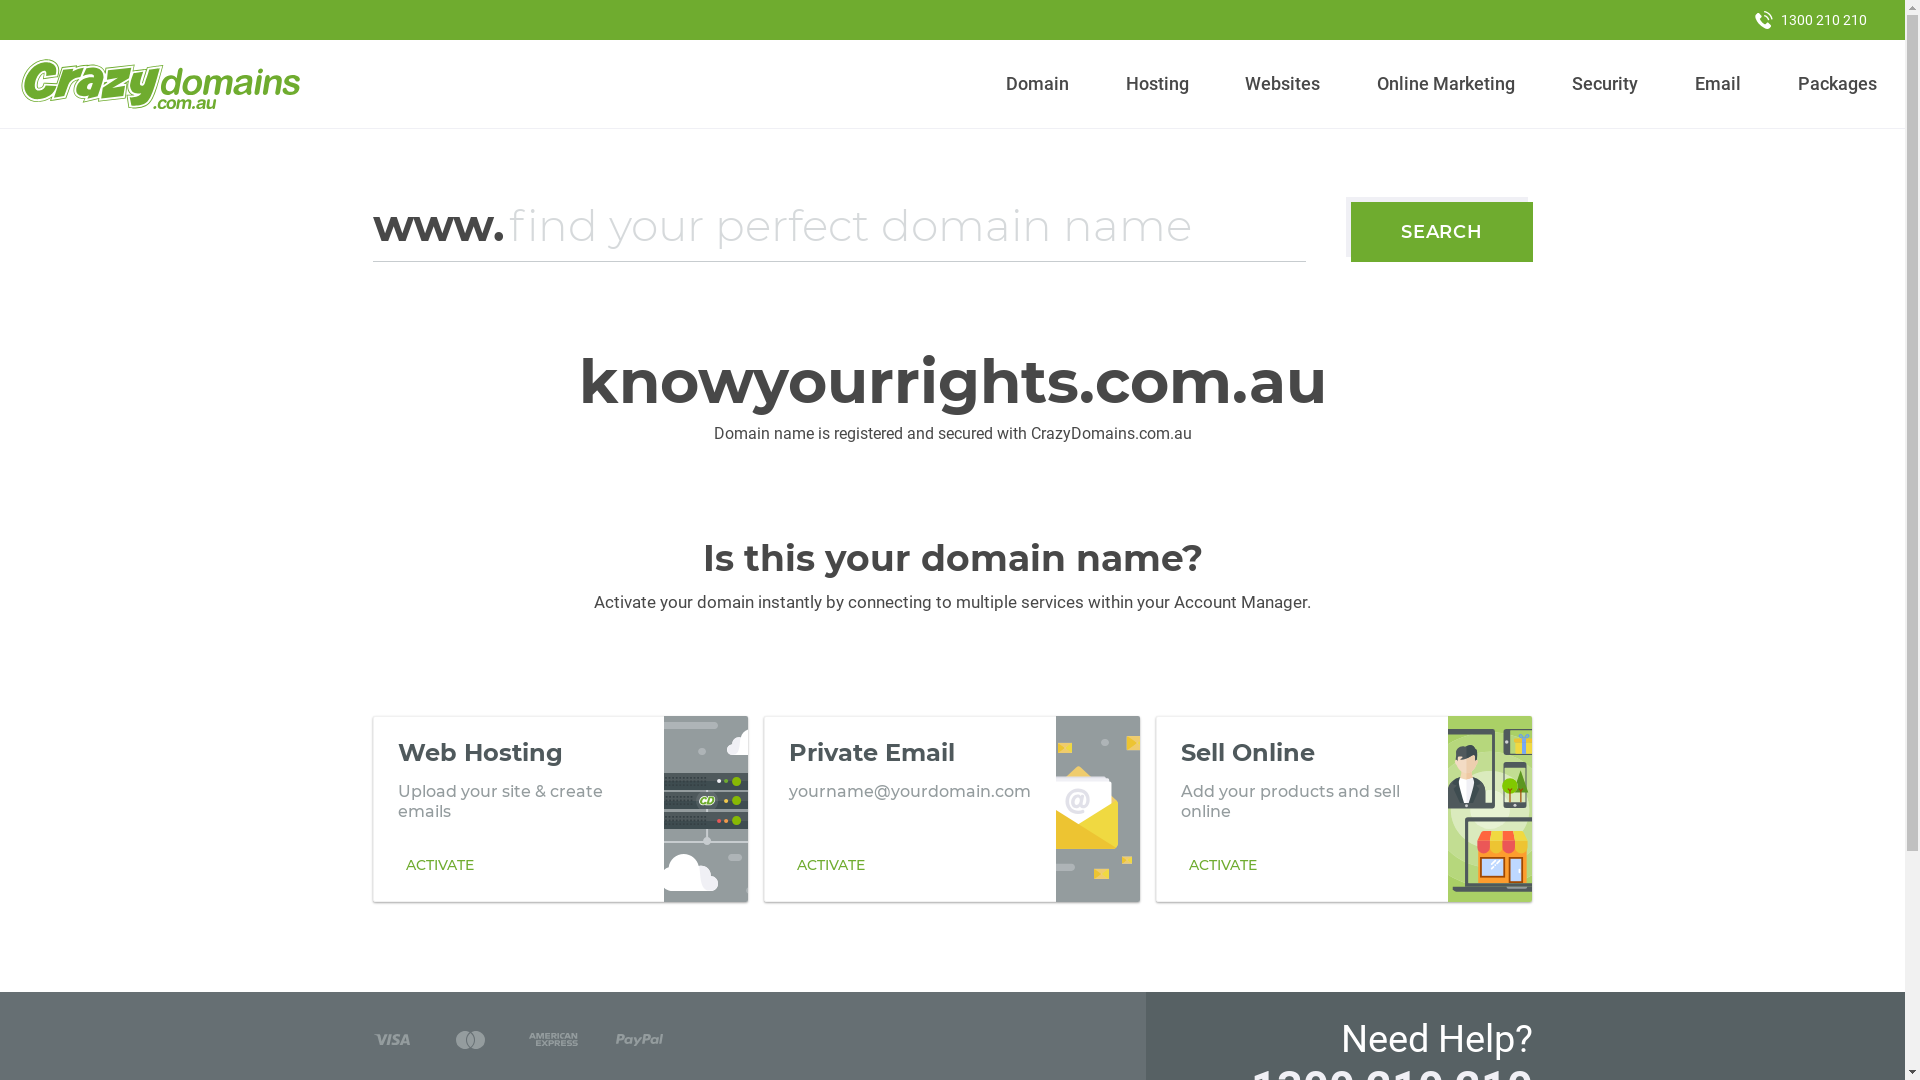 The width and height of the screenshot is (1920, 1080). What do you see at coordinates (1716, 83) in the screenshot?
I see `'Email'` at bounding box center [1716, 83].